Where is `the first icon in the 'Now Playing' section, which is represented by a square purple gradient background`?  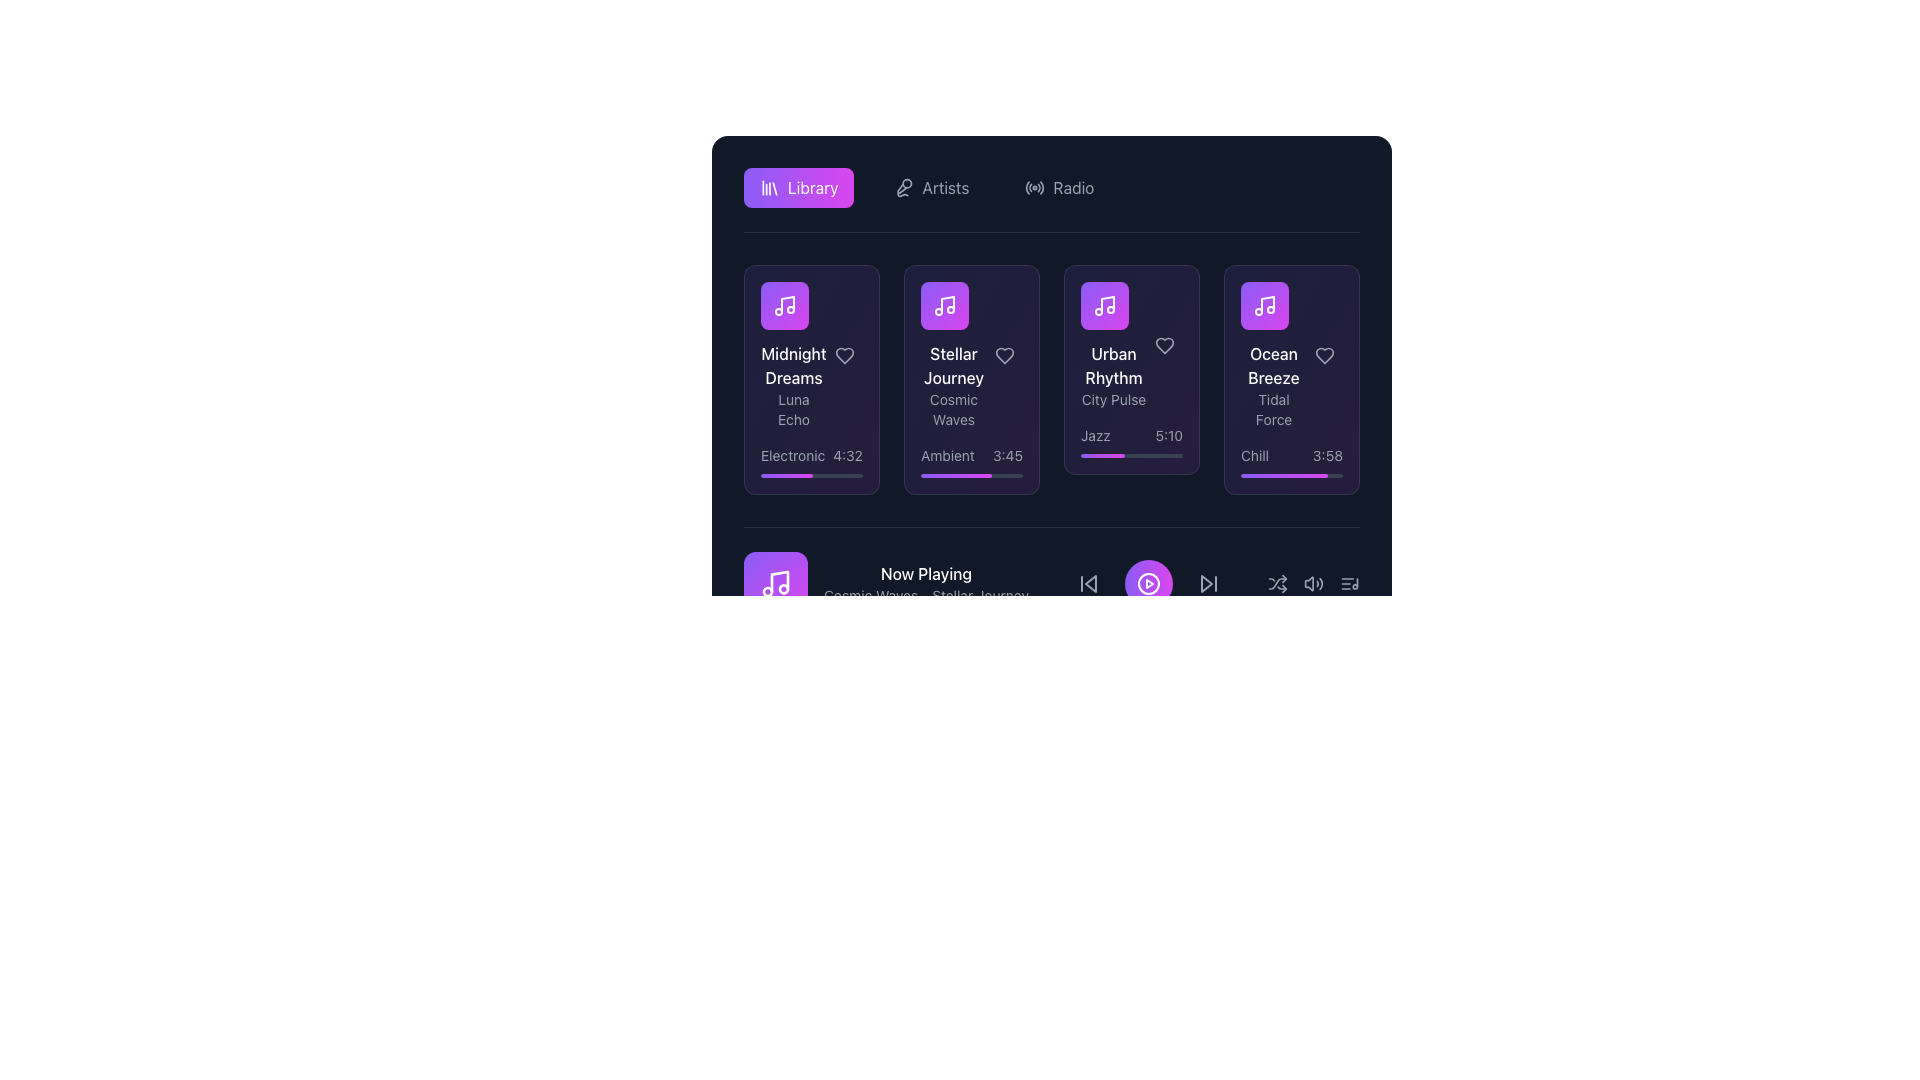 the first icon in the 'Now Playing' section, which is represented by a square purple gradient background is located at coordinates (775, 583).